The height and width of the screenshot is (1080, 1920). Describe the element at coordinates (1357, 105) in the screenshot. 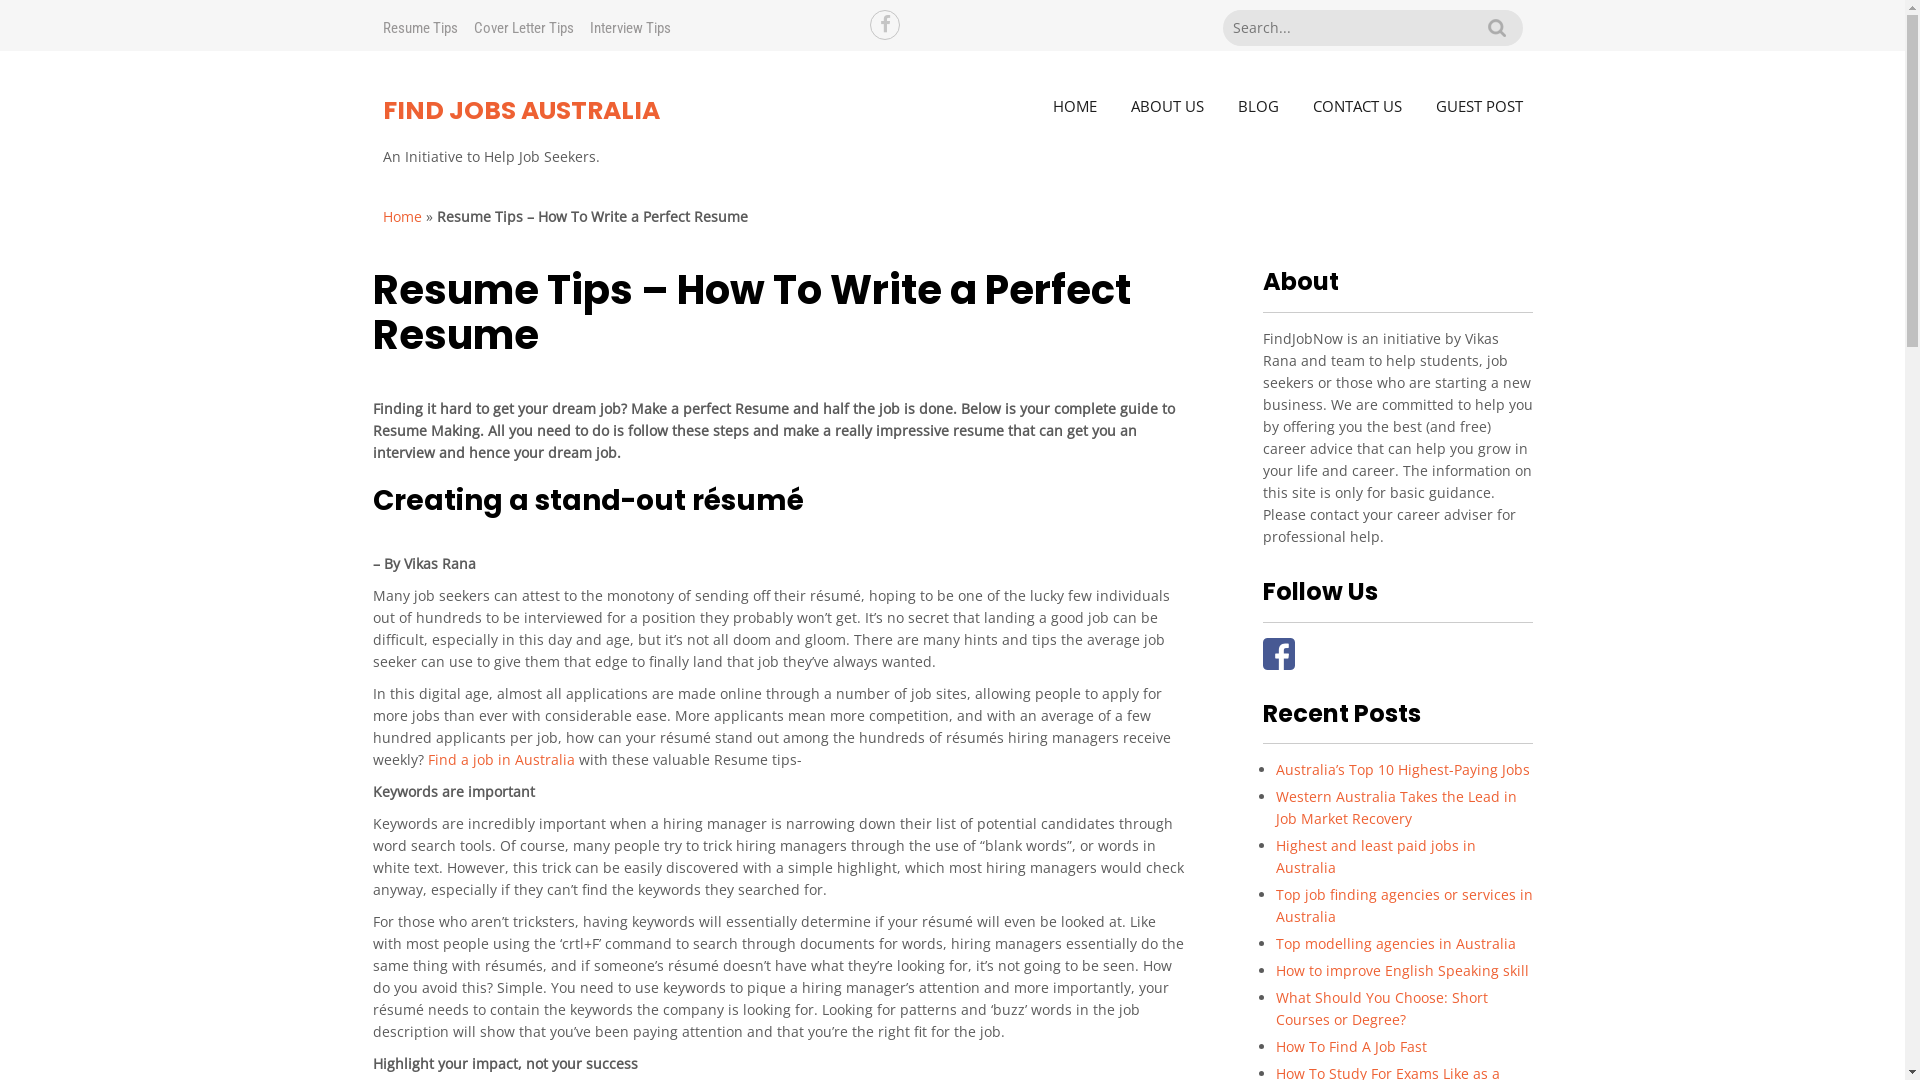

I see `'CONTACT US'` at that location.